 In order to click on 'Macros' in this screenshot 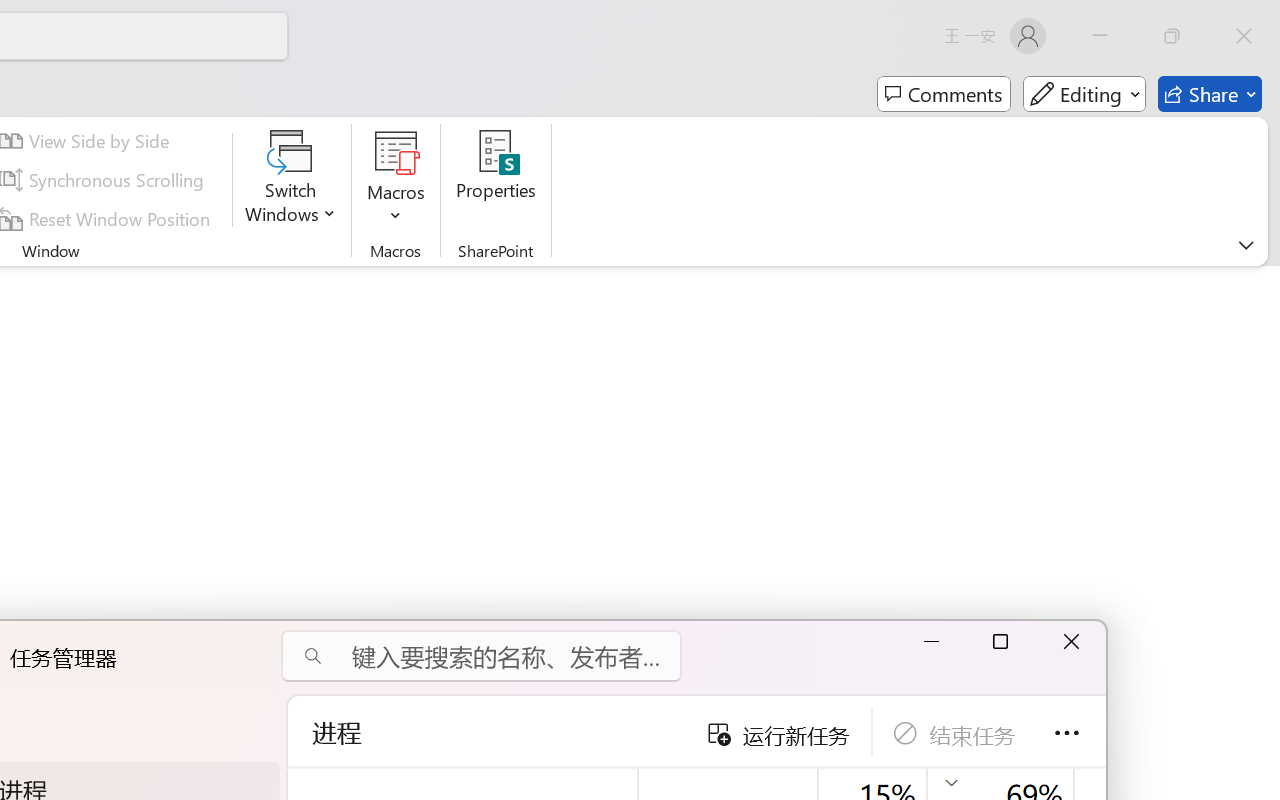, I will do `click(396, 179)`.